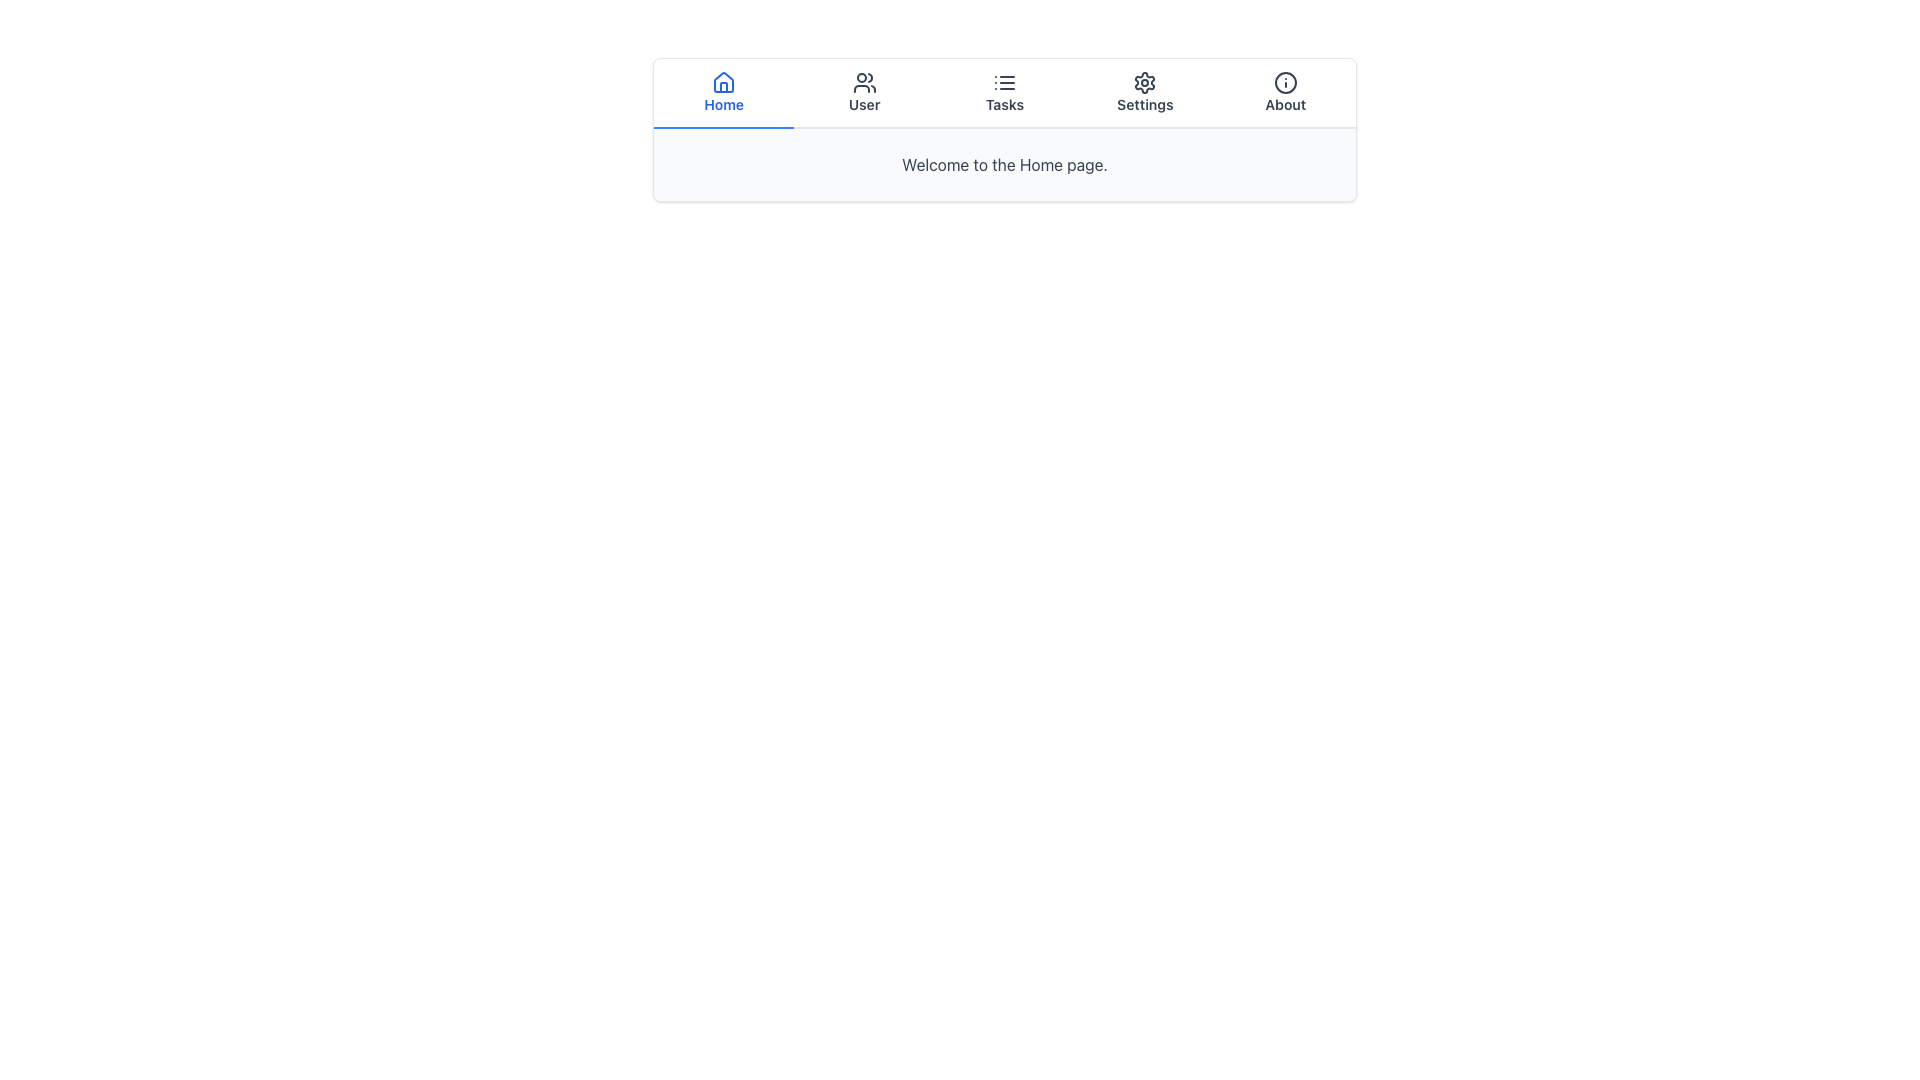  I want to click on the navigation label that marks the current location within the application, located in the center of the navigation bar under the house icon, so click(723, 104).